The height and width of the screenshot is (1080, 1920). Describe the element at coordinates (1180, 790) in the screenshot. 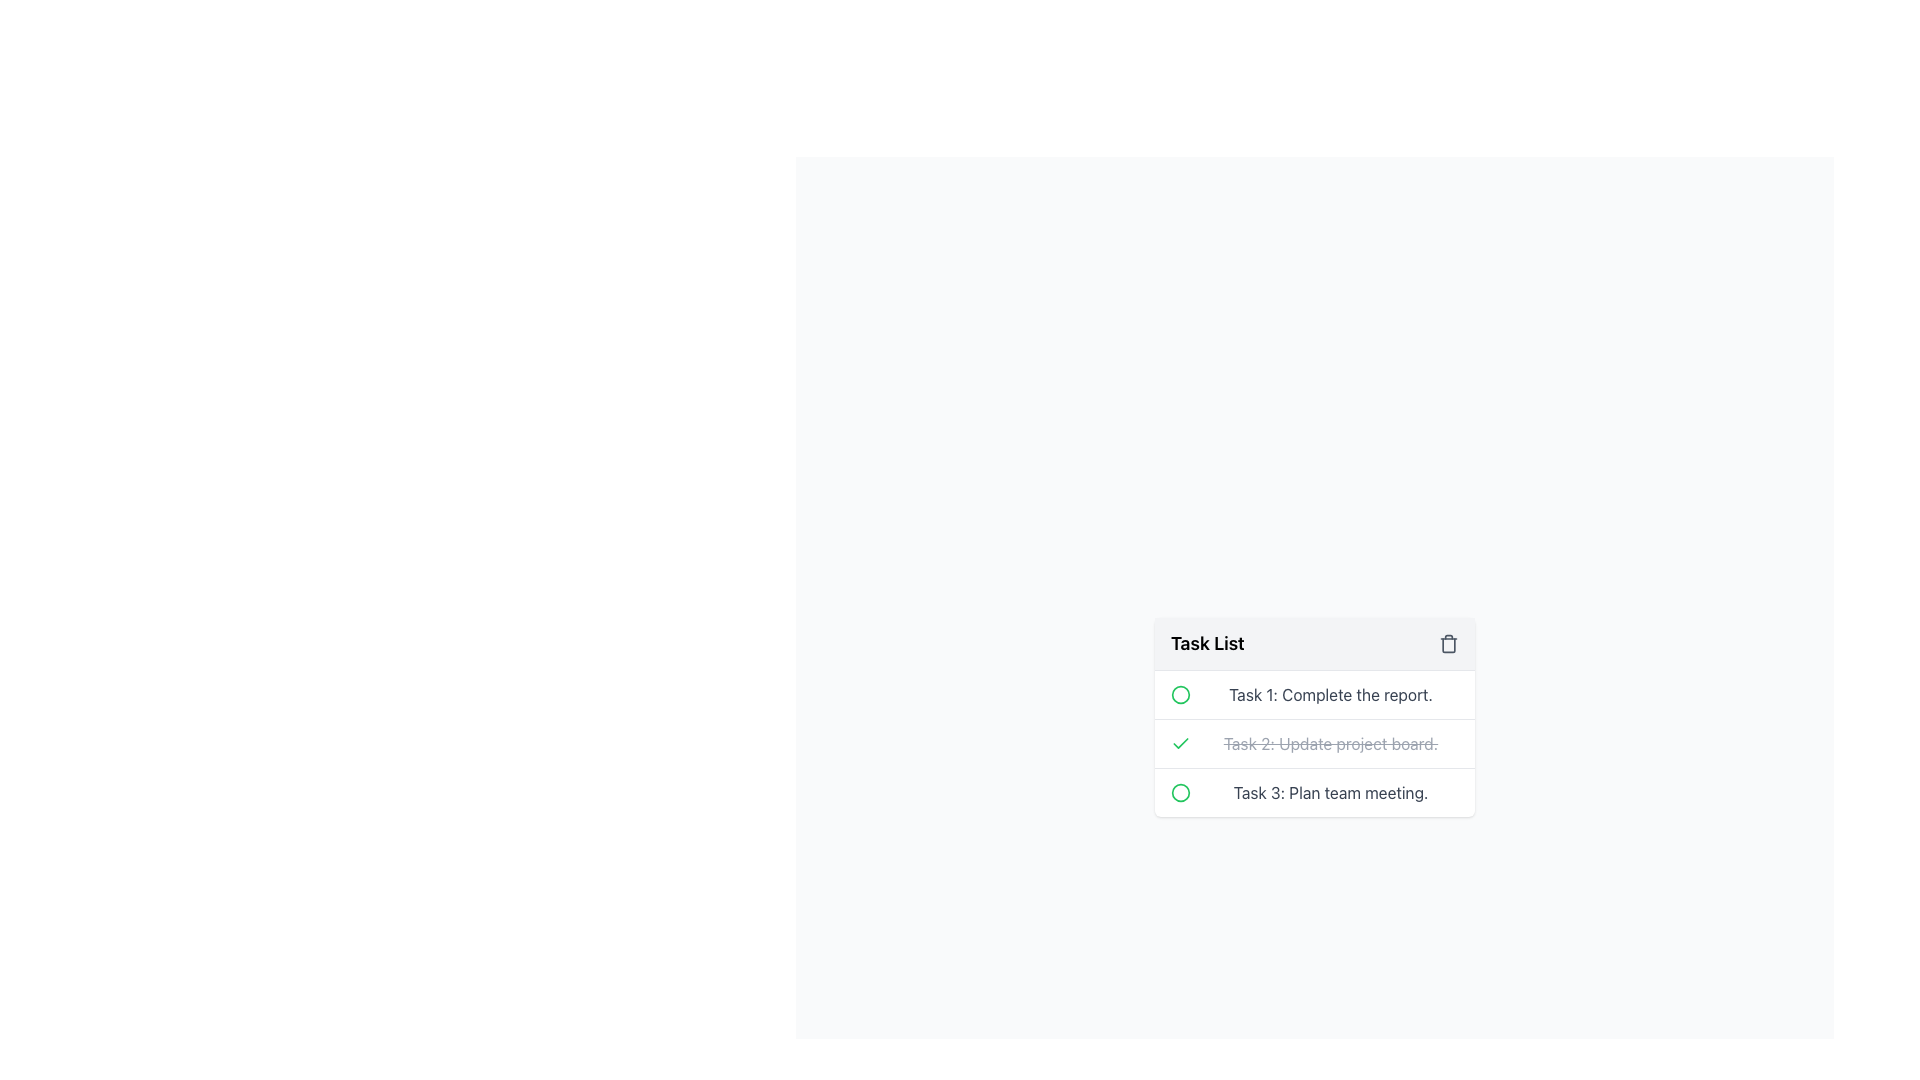

I see `the circle-shaped interactive icon for 'Task 3: Plan team meeting'` at that location.